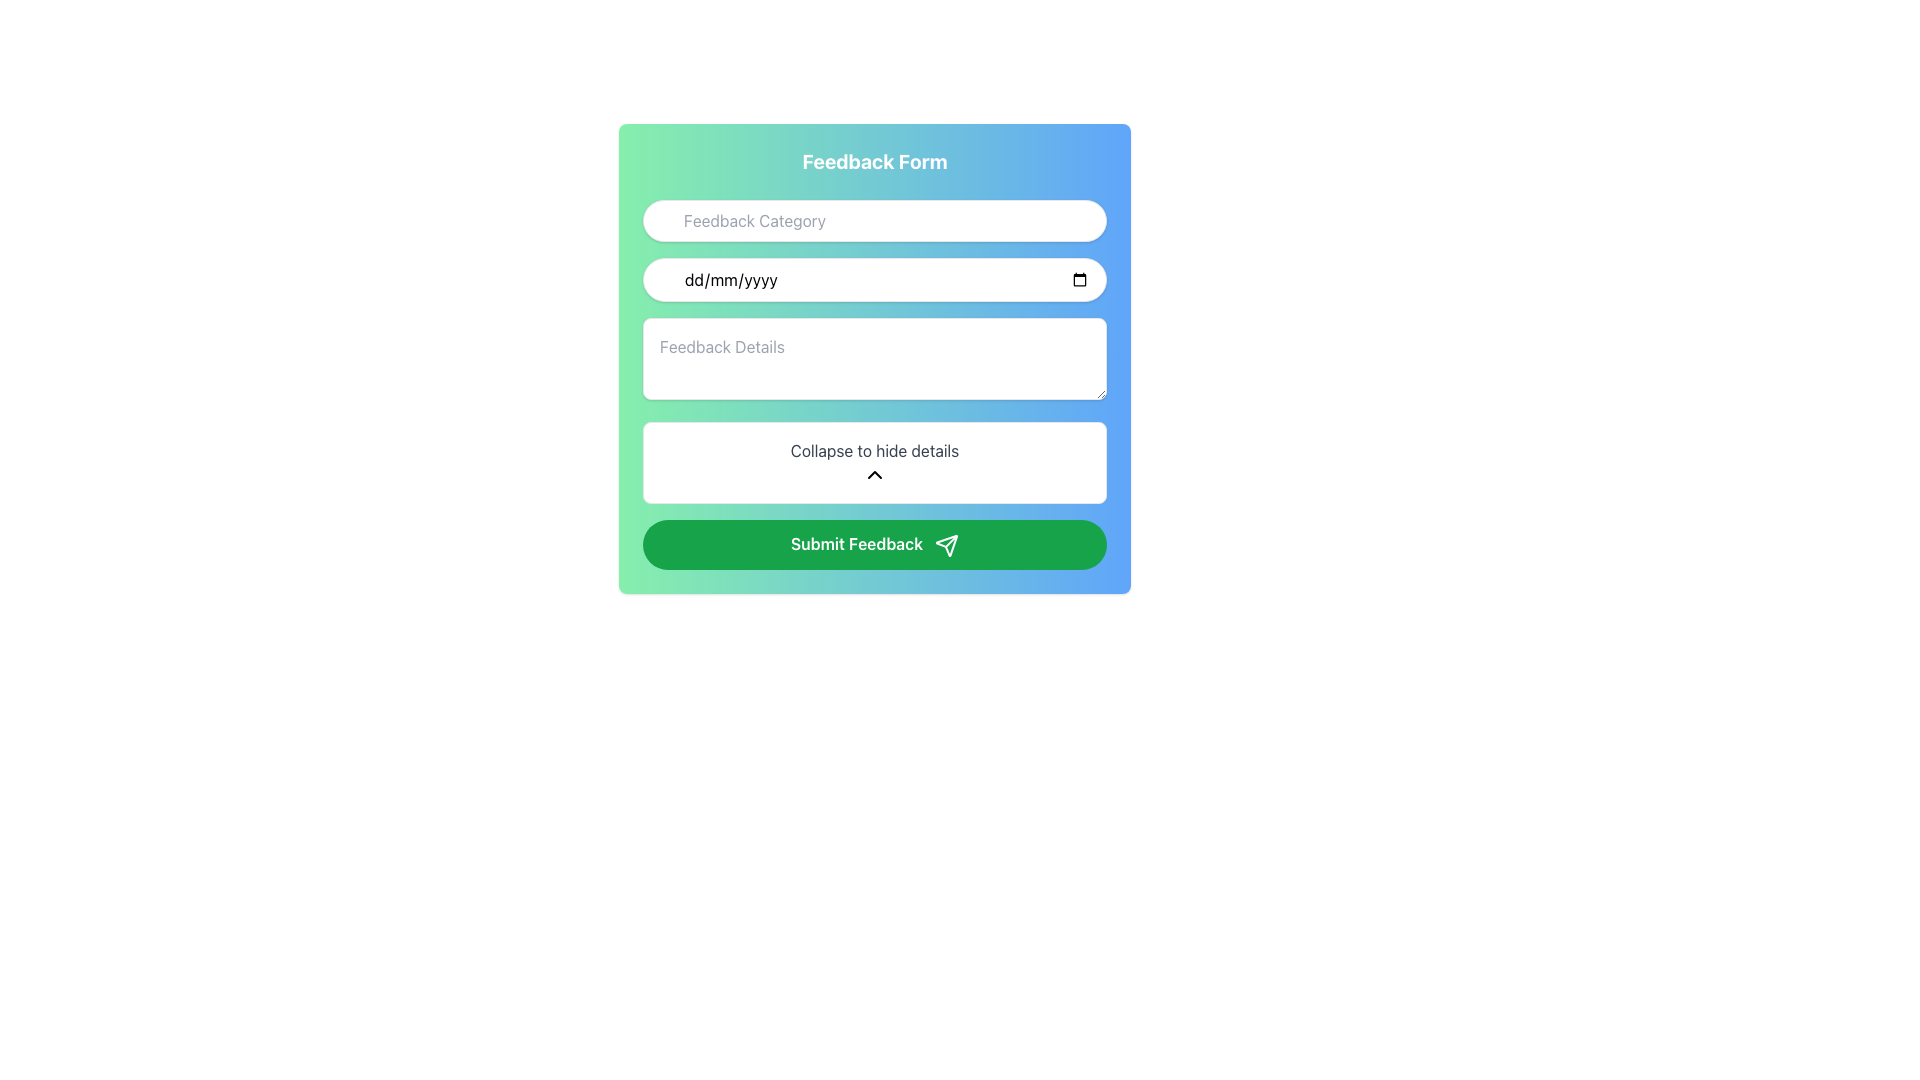 The width and height of the screenshot is (1920, 1080). What do you see at coordinates (874, 543) in the screenshot?
I see `the feedback submission button located at the bottom of the 'Feedback Form' interface` at bounding box center [874, 543].